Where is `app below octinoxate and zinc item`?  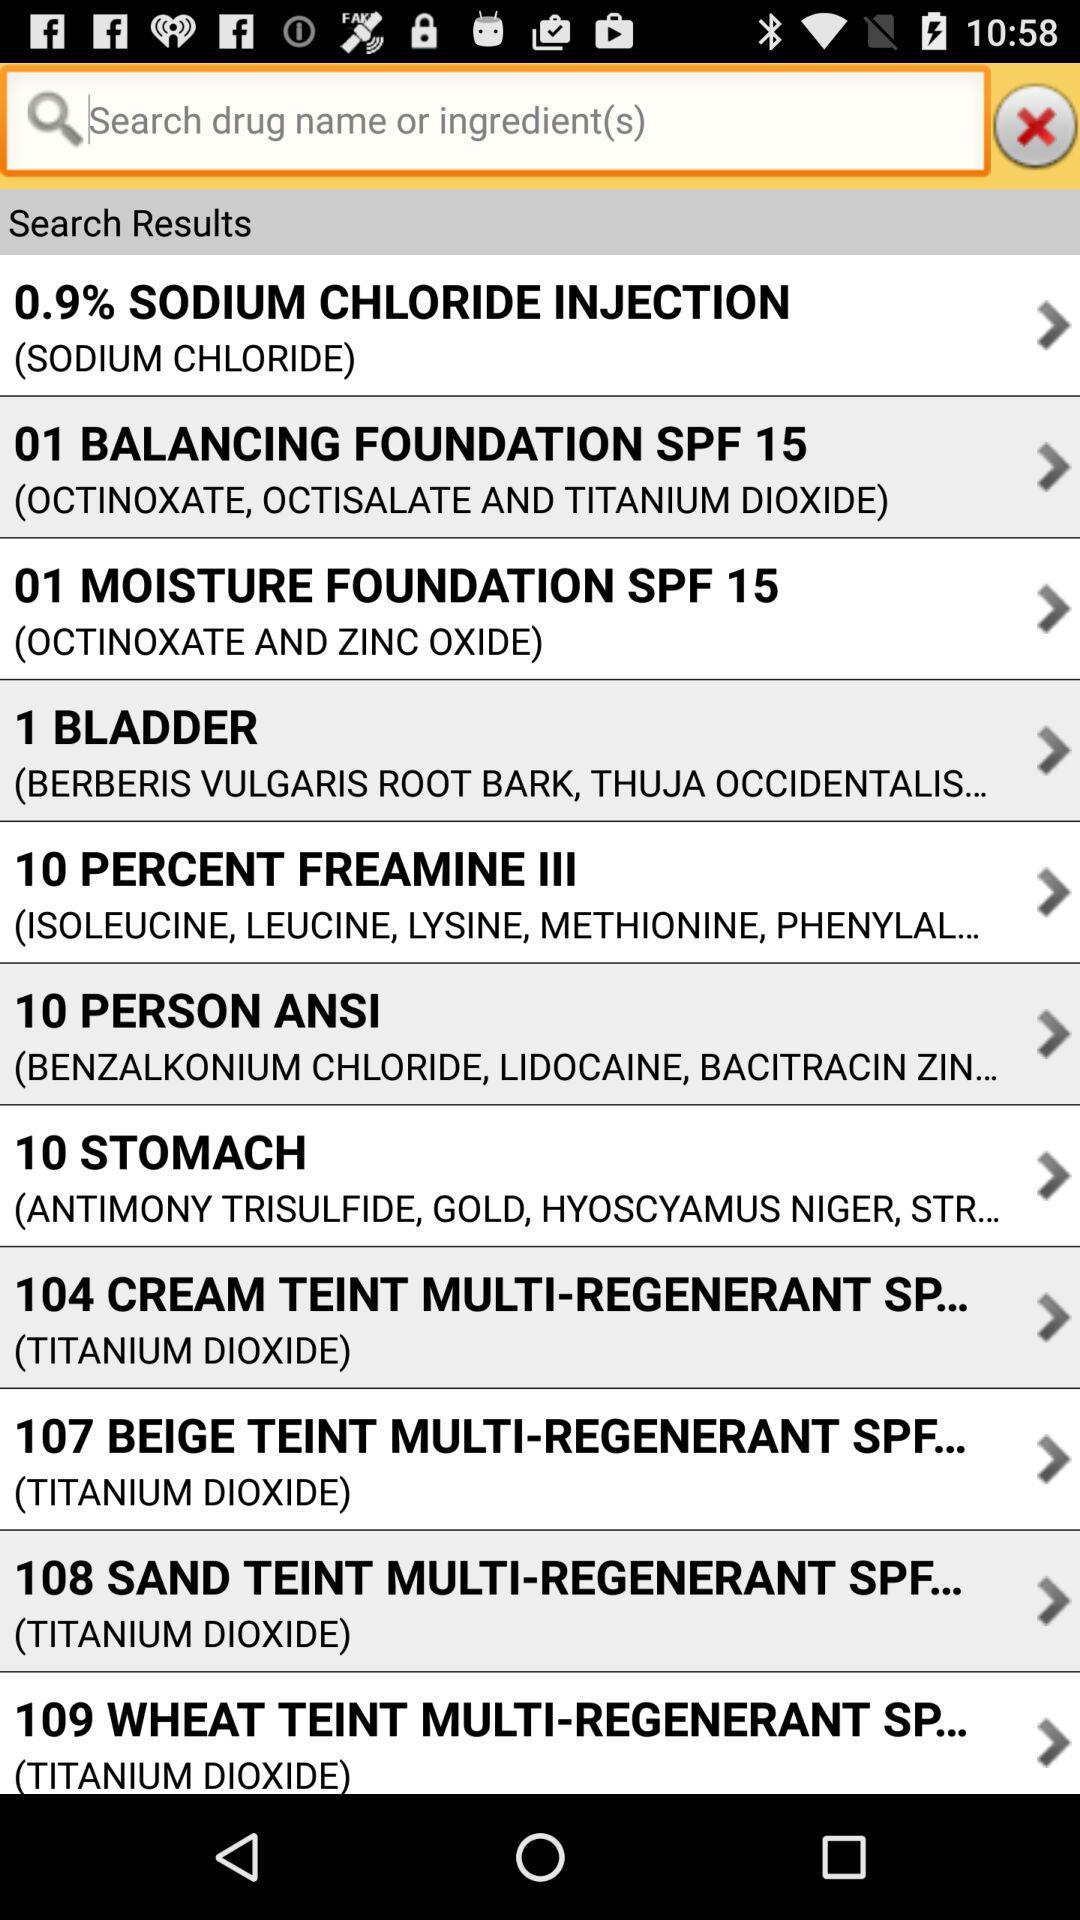 app below octinoxate and zinc item is located at coordinates (499, 724).